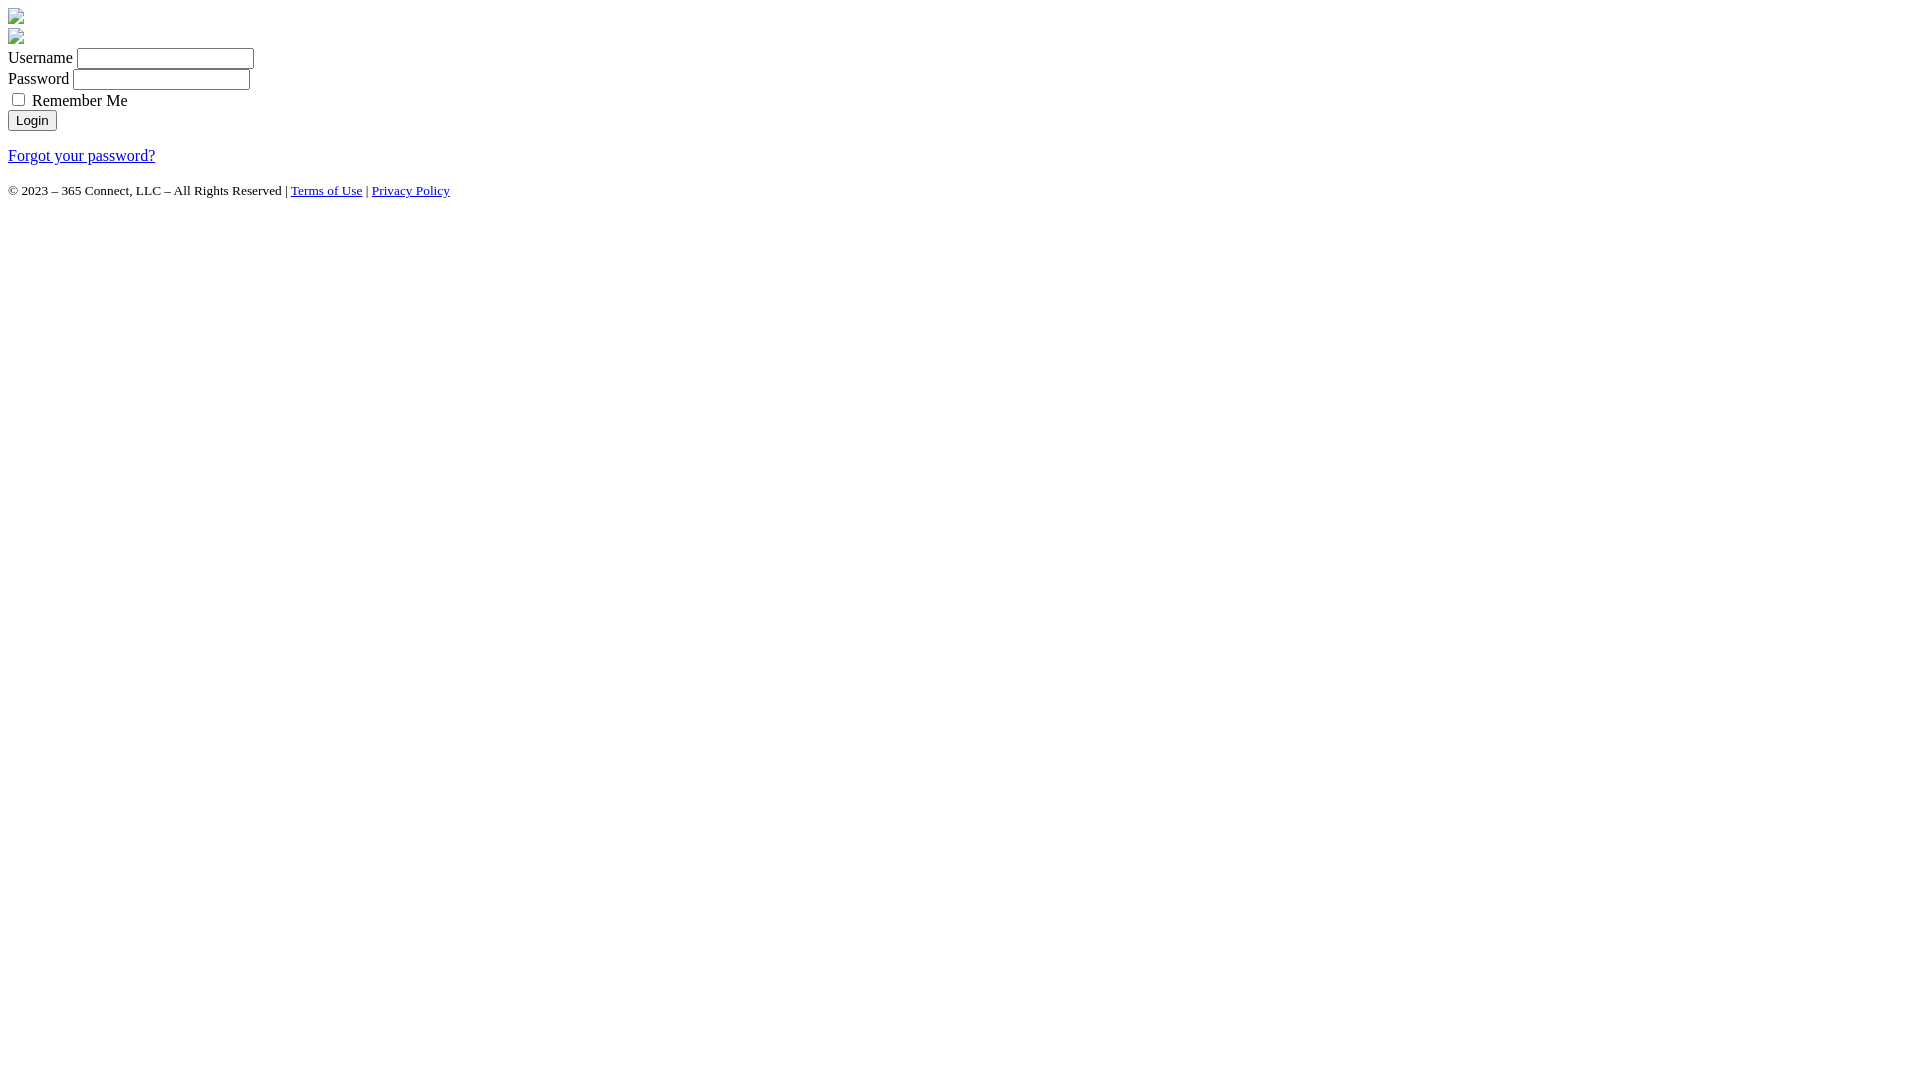 The height and width of the screenshot is (1080, 1920). What do you see at coordinates (290, 190) in the screenshot?
I see `'Terms of Use'` at bounding box center [290, 190].